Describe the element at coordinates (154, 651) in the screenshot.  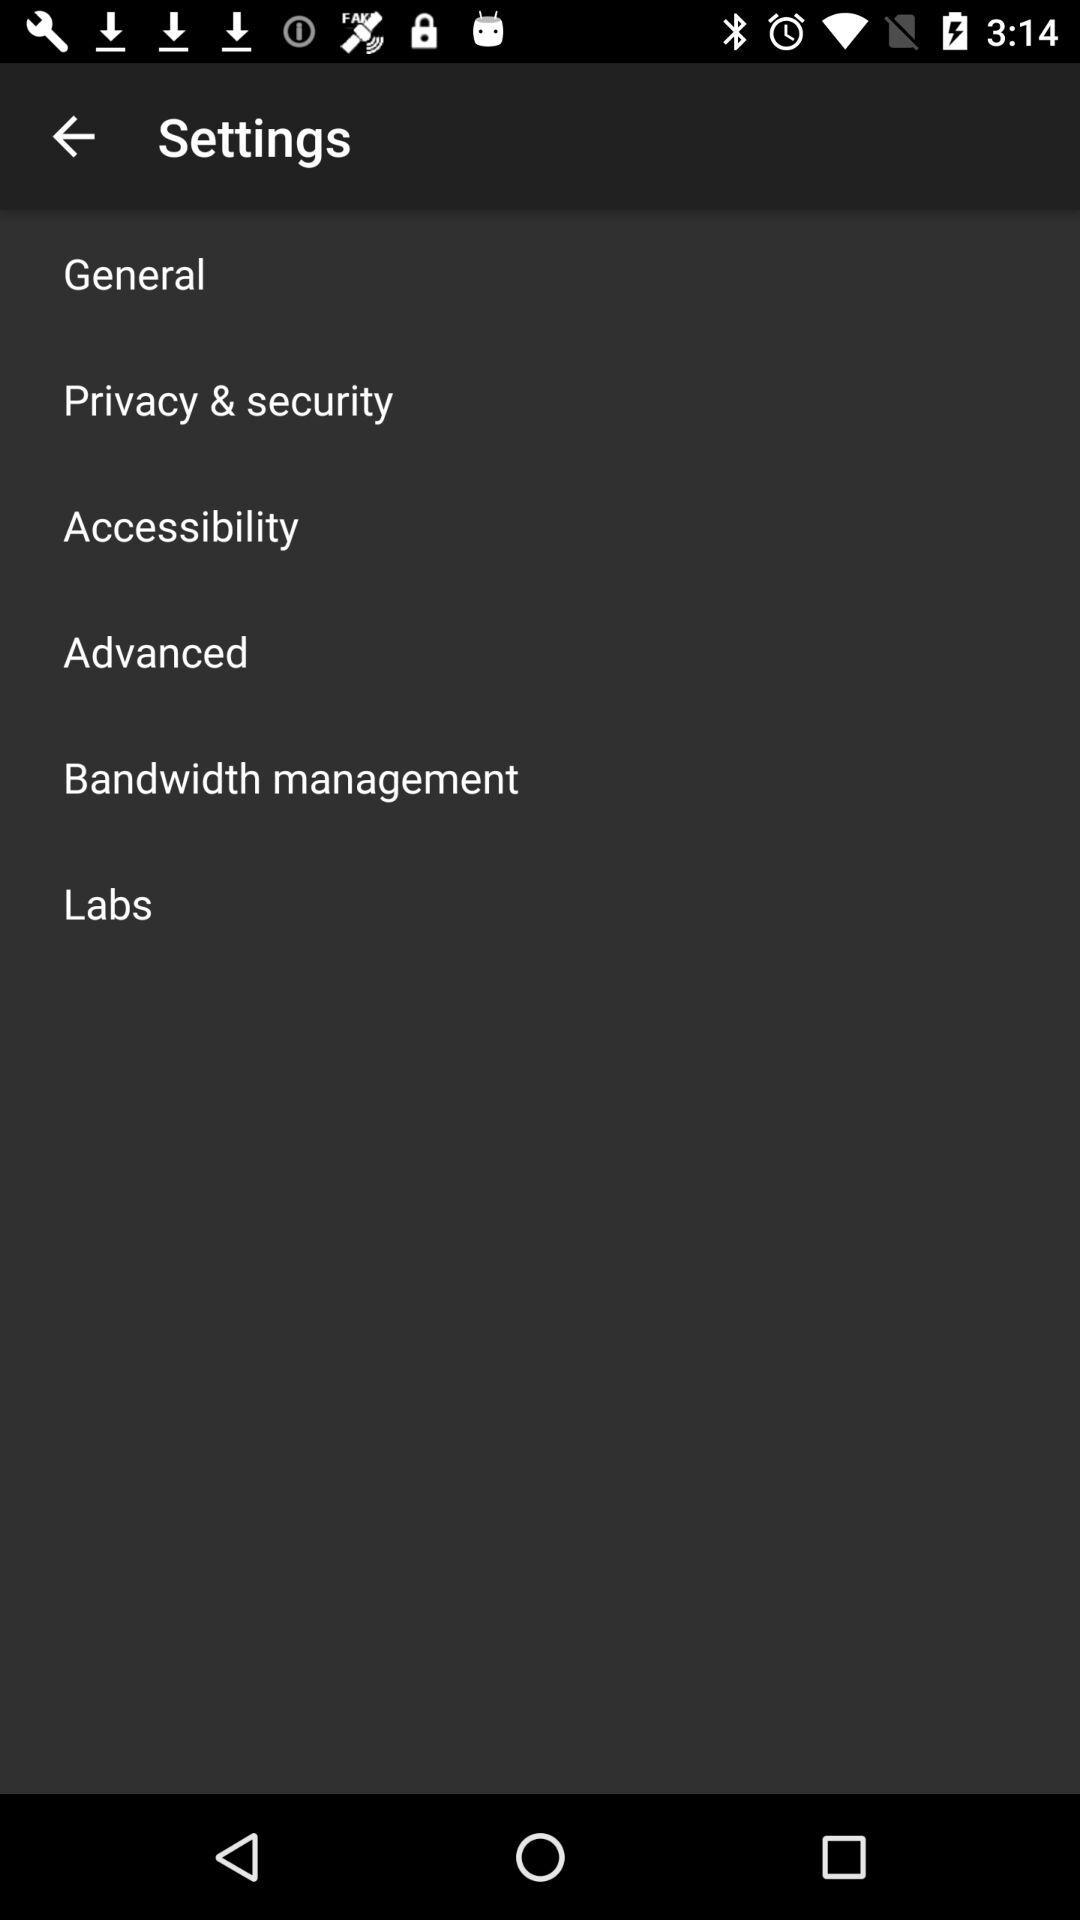
I see `advanced icon` at that location.